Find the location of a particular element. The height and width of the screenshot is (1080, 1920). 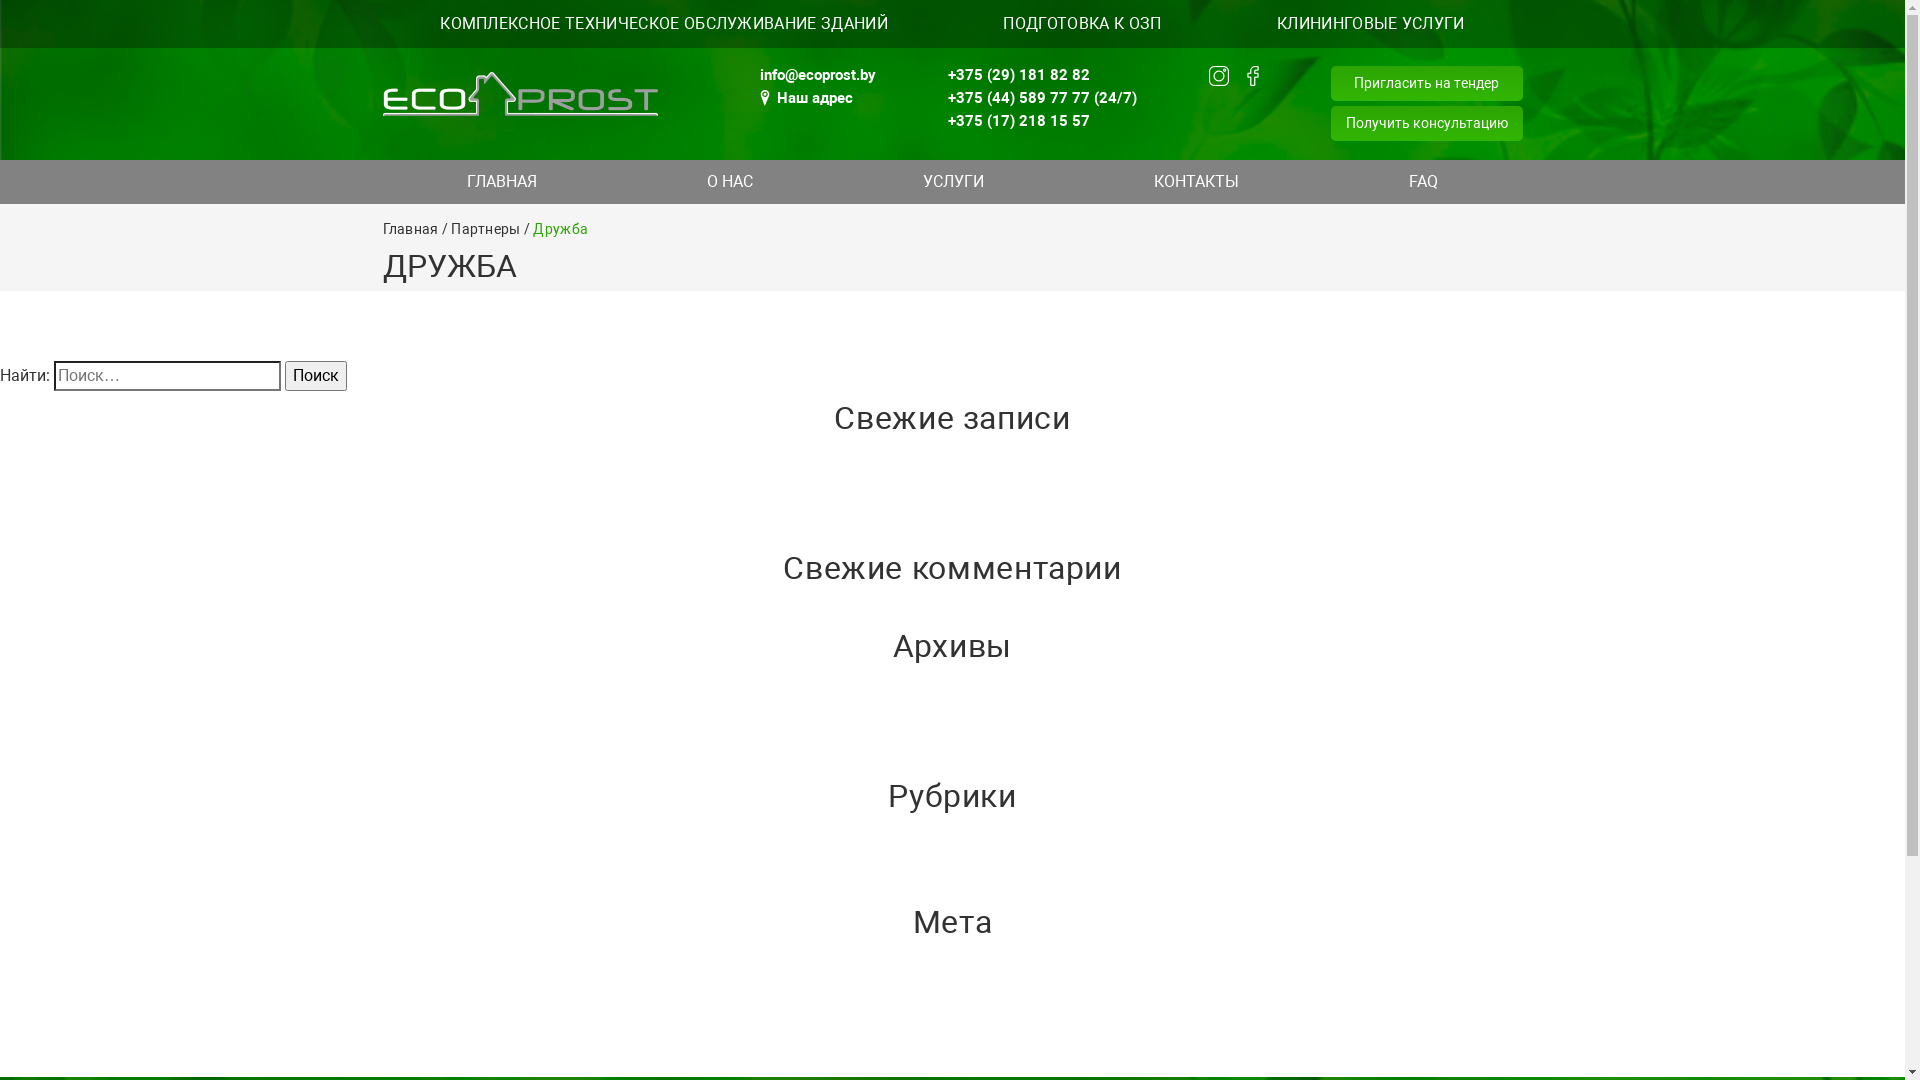

'WordPress.org' is located at coordinates (0, 1063).